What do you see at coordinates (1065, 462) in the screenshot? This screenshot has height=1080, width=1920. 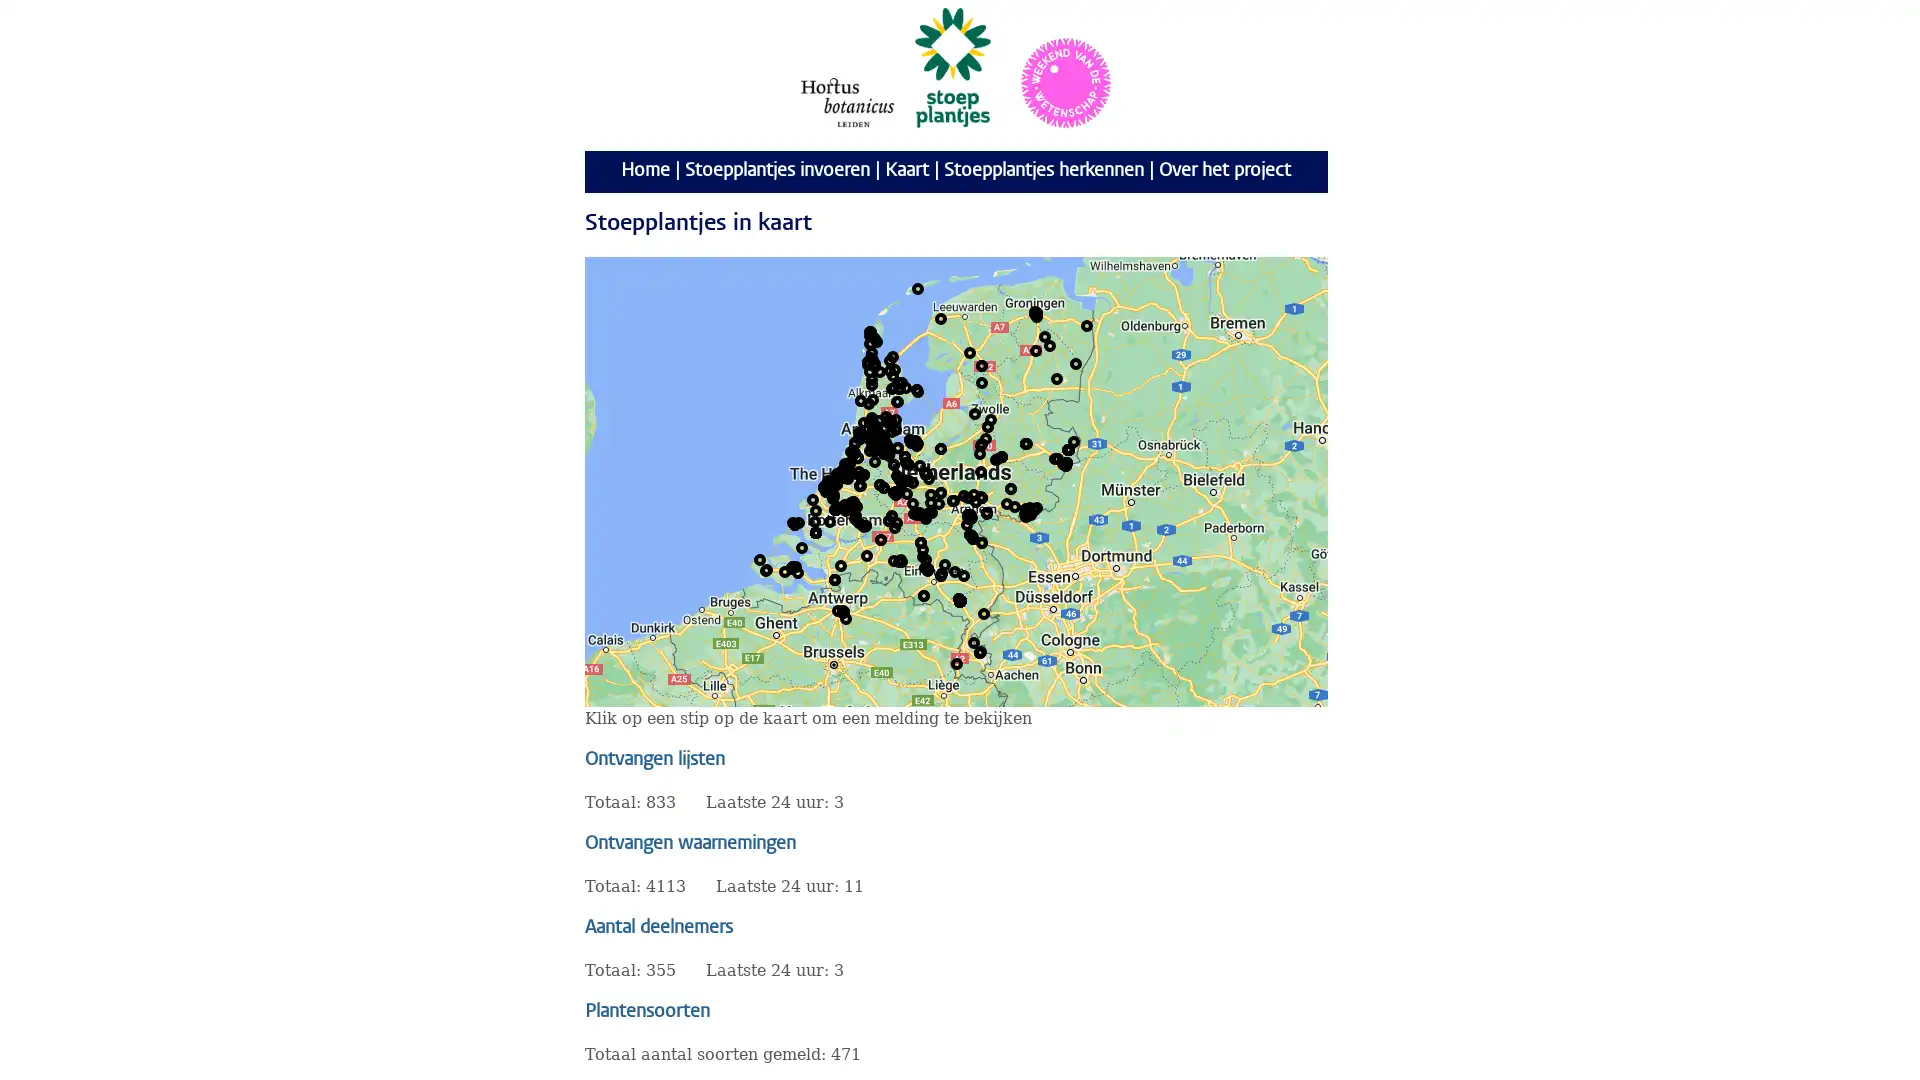 I see `Telling van MeerGroenInDeStad op 07 juni 2022` at bounding box center [1065, 462].